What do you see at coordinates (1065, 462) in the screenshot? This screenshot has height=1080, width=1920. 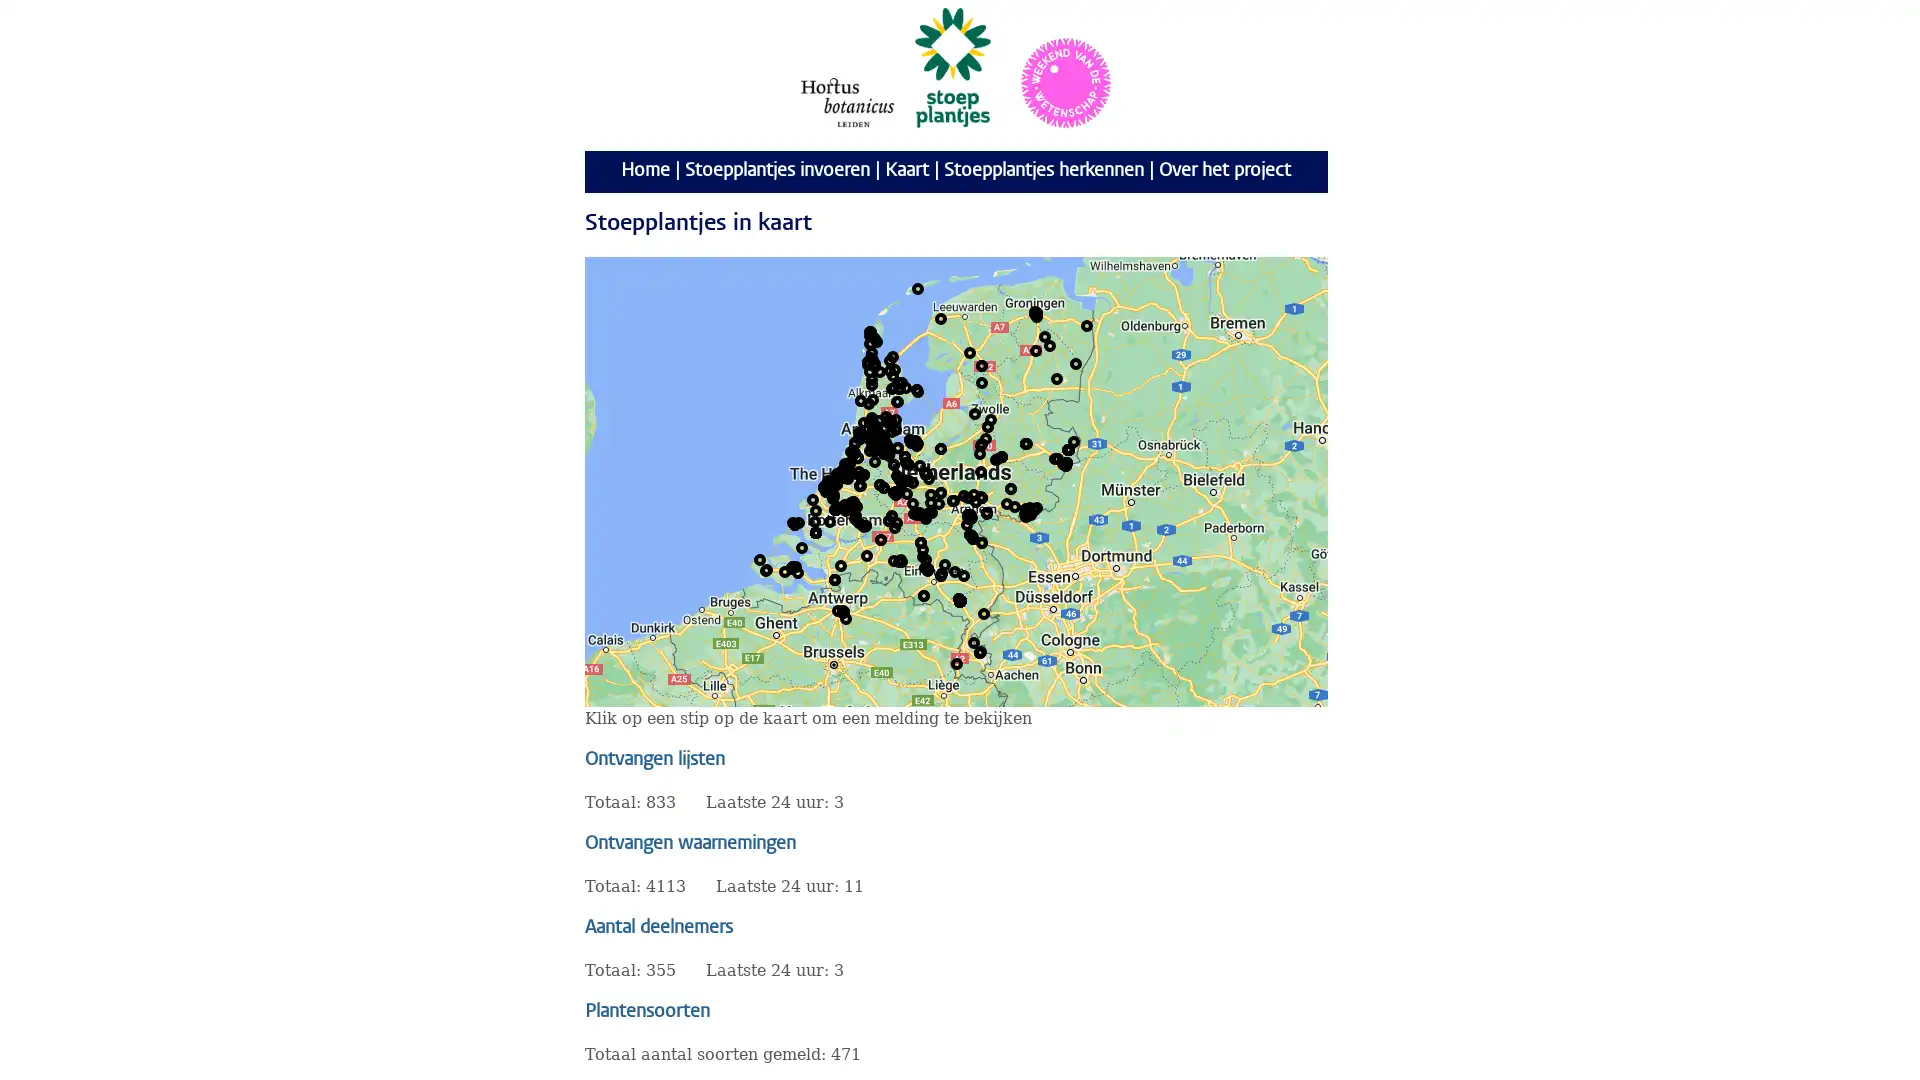 I see `Telling van MeerGroenInDeStad op 07 juni 2022` at bounding box center [1065, 462].